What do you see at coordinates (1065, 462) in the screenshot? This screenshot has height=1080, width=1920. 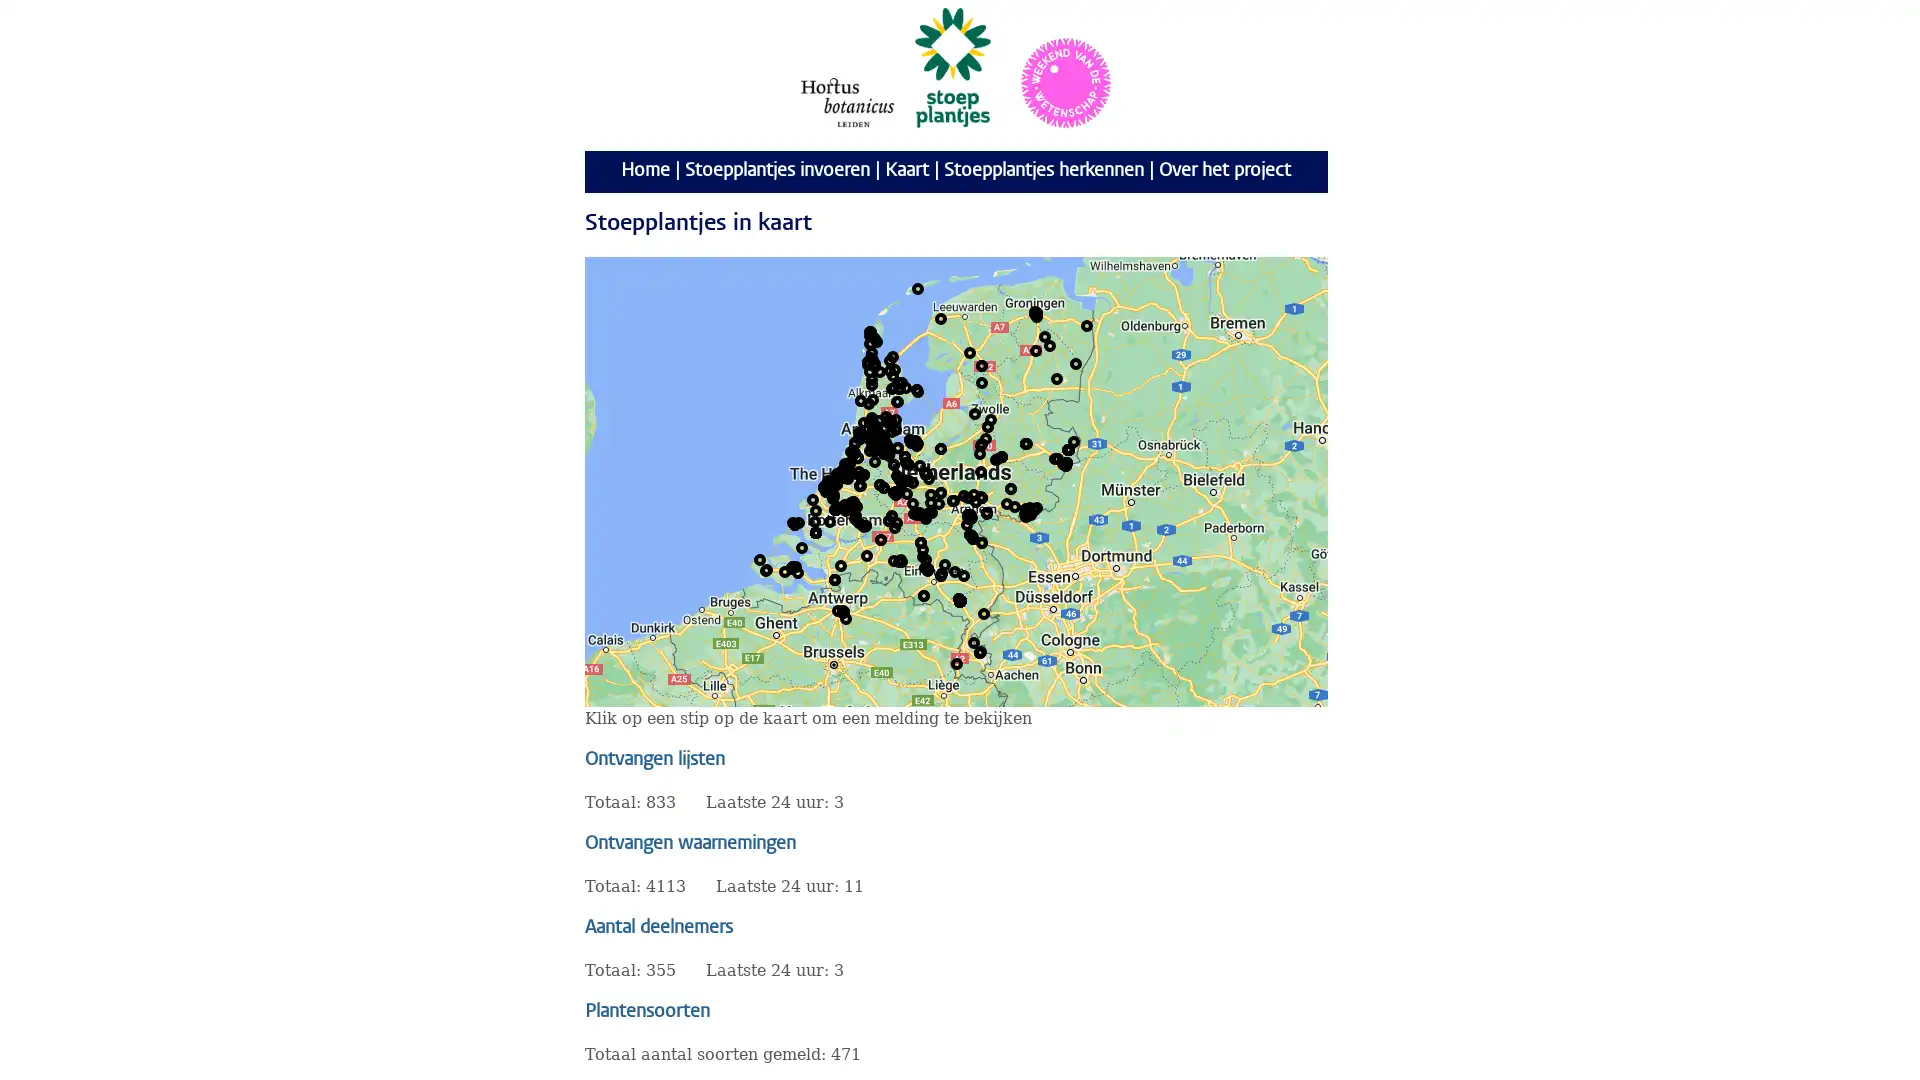 I see `Telling van MeerGroenInDeStad op 07 juni 2022` at bounding box center [1065, 462].